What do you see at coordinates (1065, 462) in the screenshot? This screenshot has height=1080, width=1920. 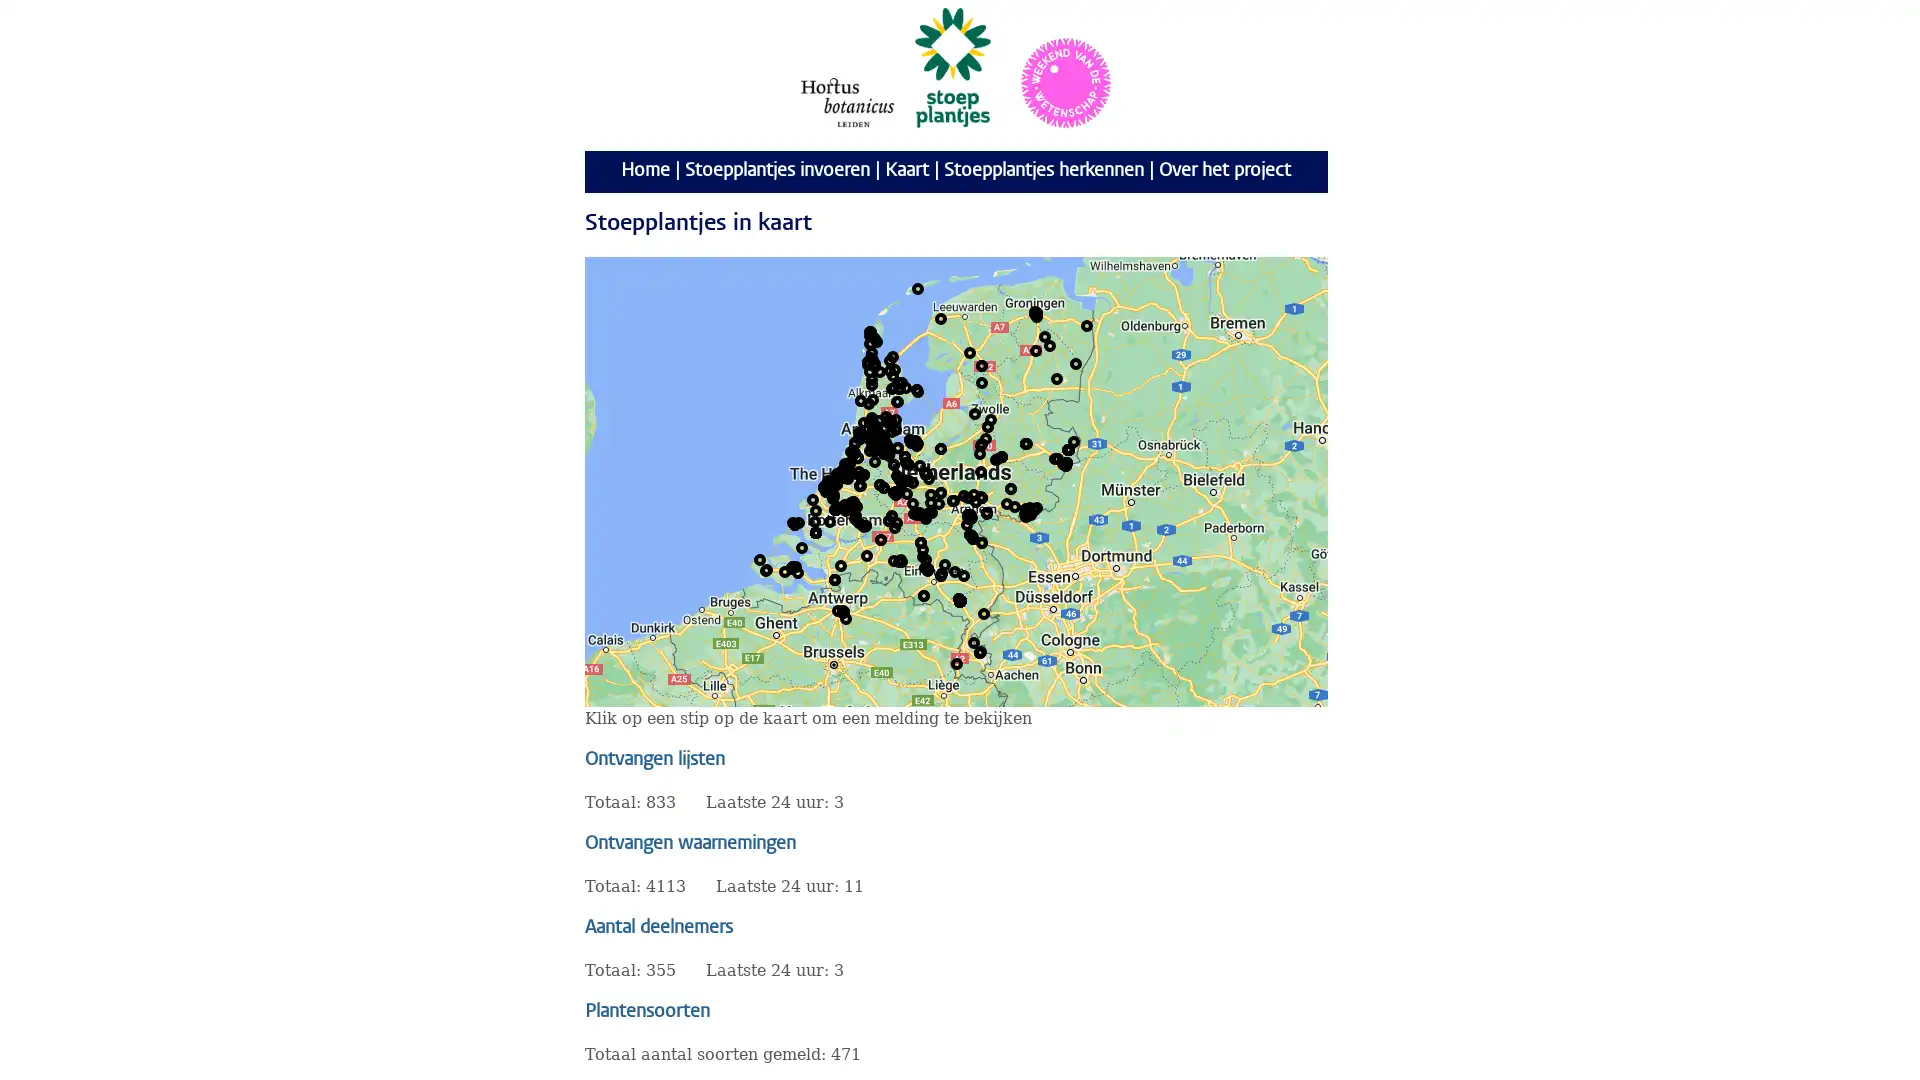 I see `Telling van MeerGroenInDeStad op 07 juni 2022` at bounding box center [1065, 462].